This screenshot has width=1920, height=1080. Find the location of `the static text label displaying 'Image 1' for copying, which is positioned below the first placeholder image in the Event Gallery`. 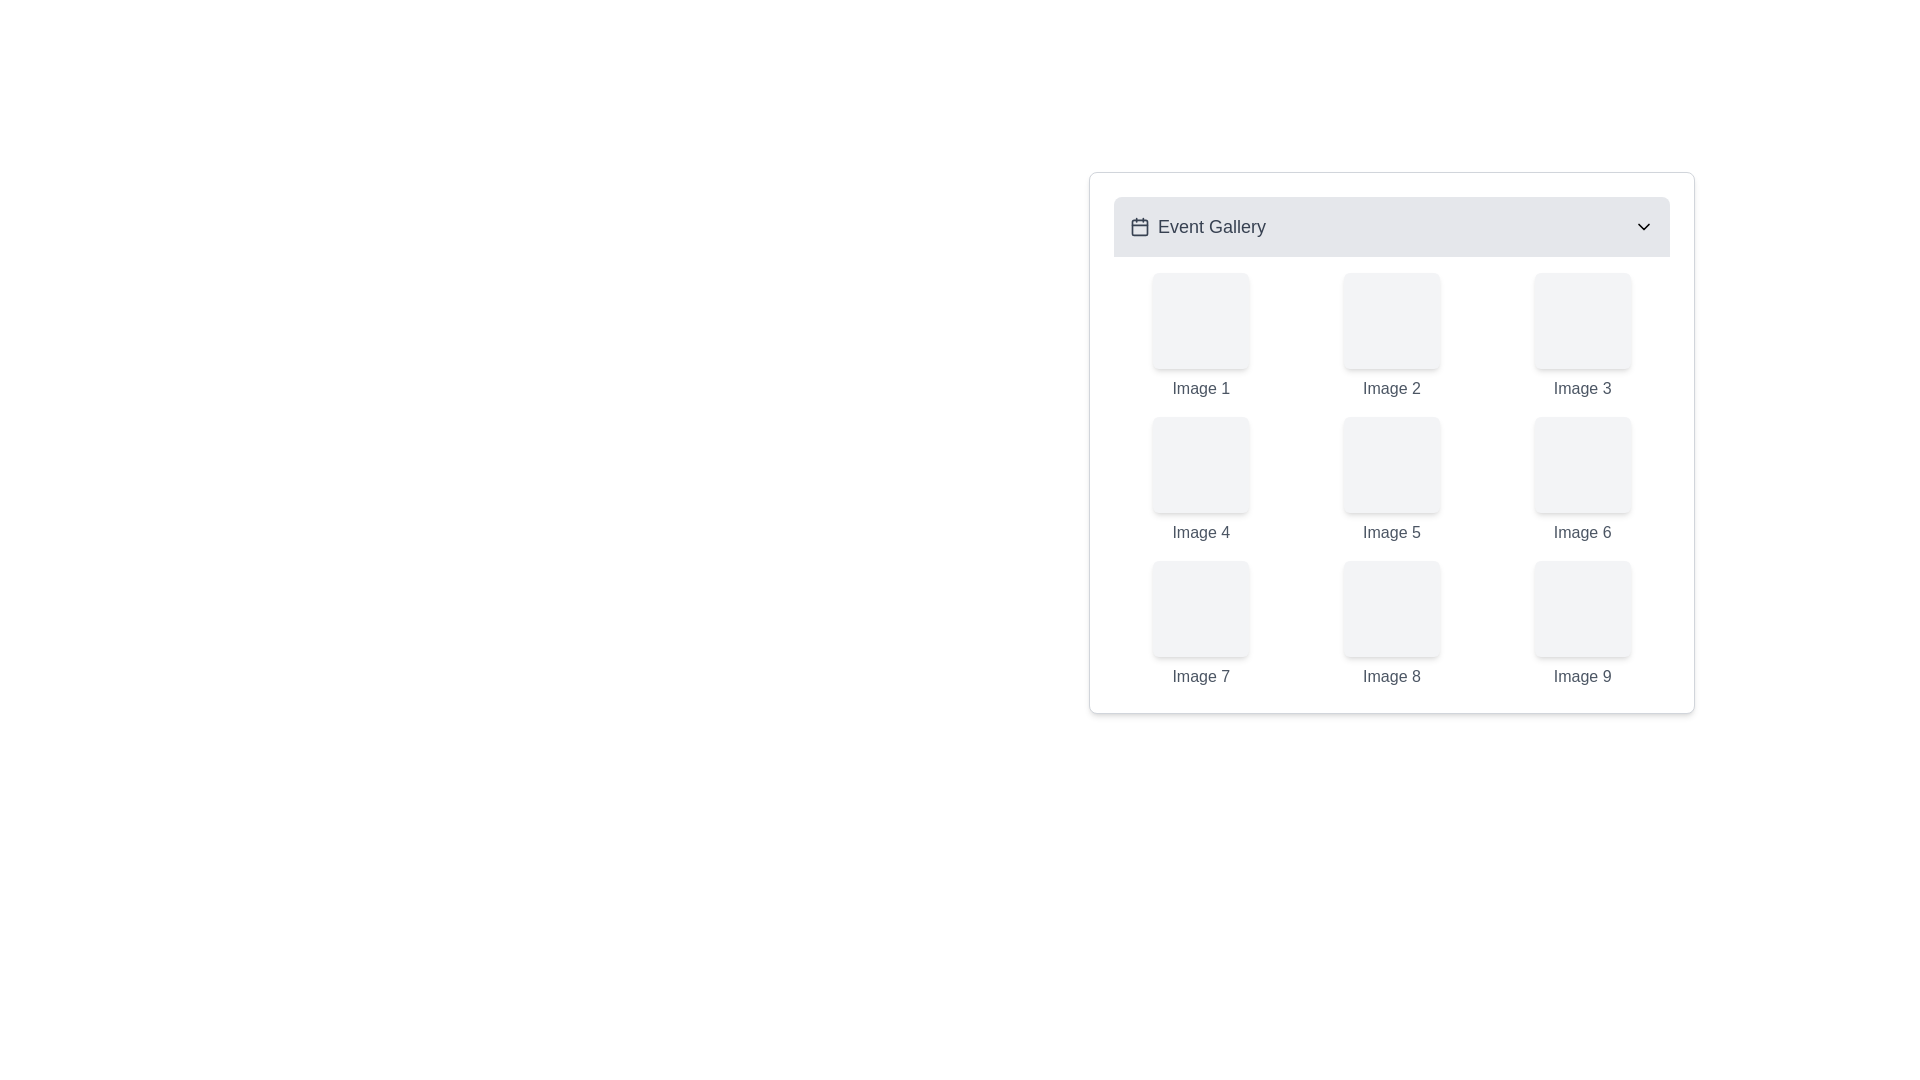

the static text label displaying 'Image 1' for copying, which is positioned below the first placeholder image in the Event Gallery is located at coordinates (1200, 389).